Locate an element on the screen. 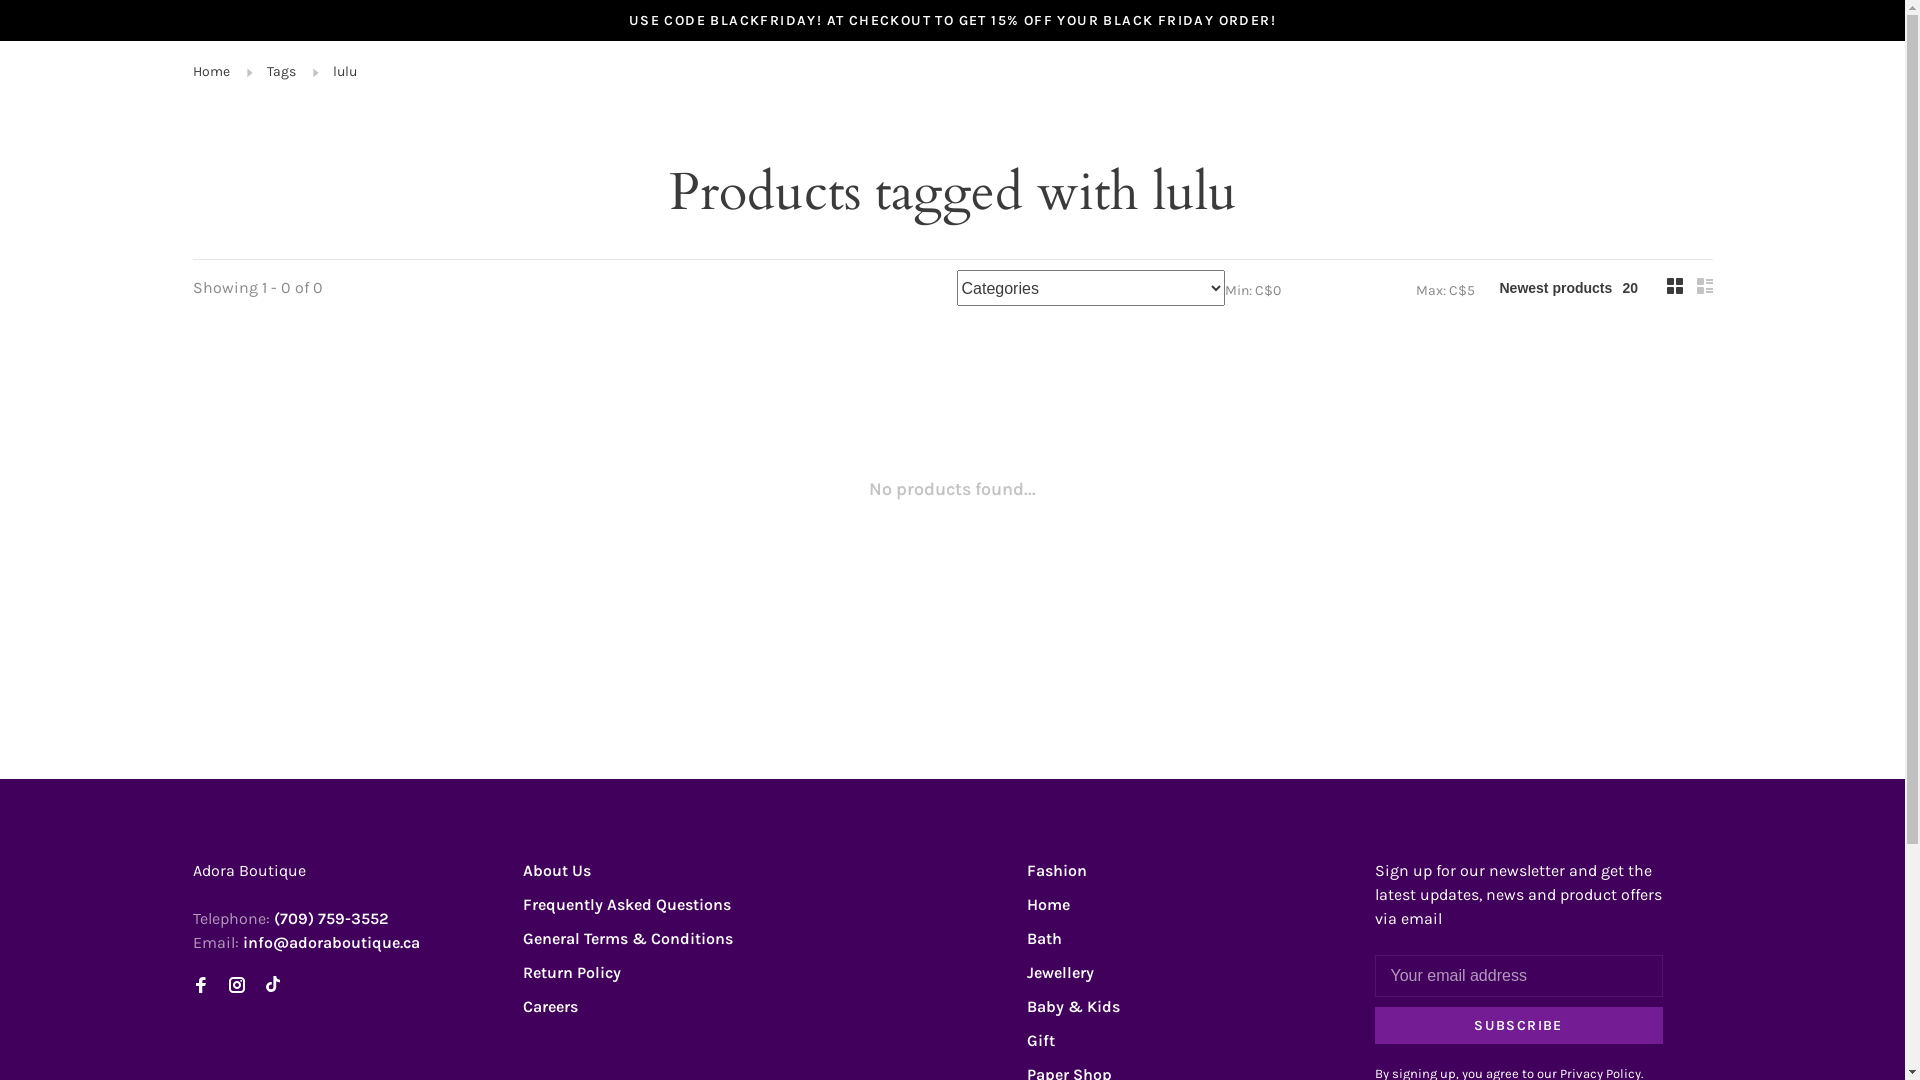  'Telephone: (709) 759-3552' is located at coordinates (288, 918).